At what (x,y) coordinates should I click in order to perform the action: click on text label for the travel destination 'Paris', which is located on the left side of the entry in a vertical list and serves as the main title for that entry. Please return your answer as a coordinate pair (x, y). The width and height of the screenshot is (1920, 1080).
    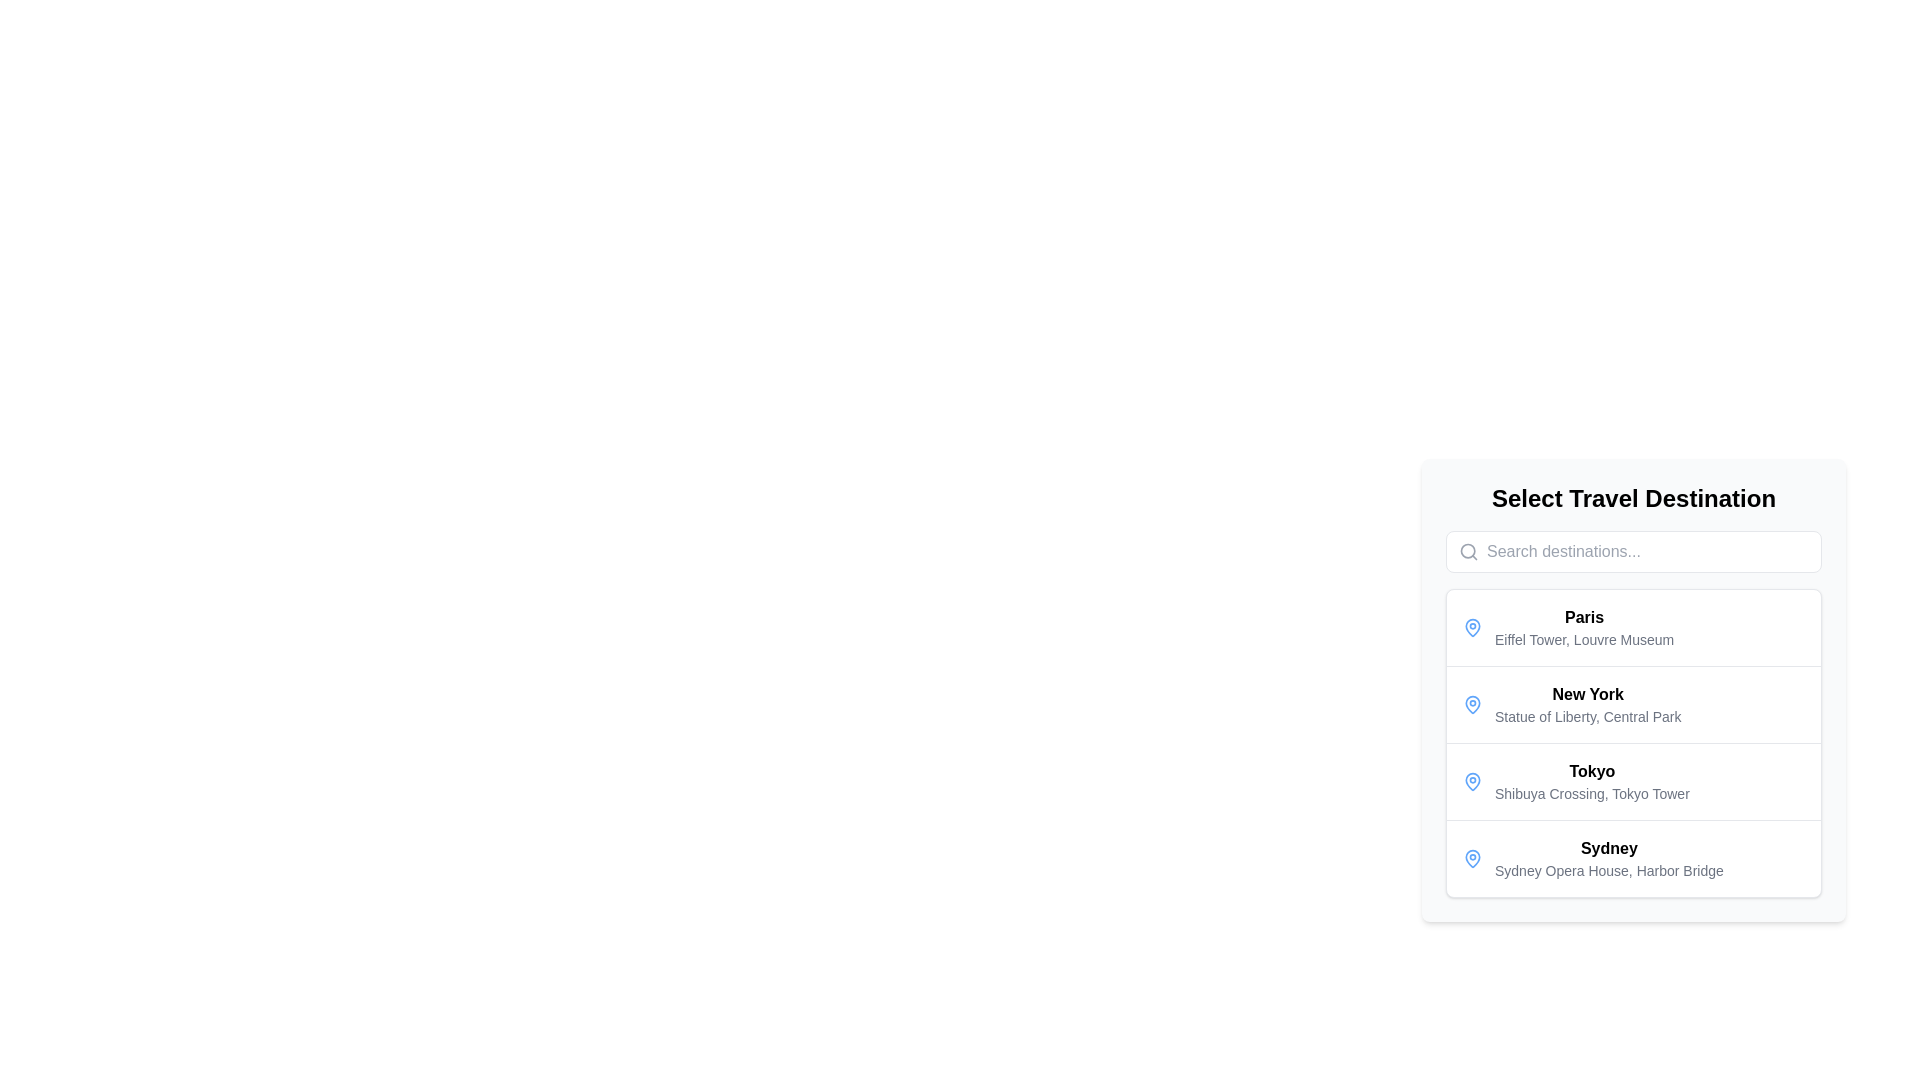
    Looking at the image, I should click on (1583, 616).